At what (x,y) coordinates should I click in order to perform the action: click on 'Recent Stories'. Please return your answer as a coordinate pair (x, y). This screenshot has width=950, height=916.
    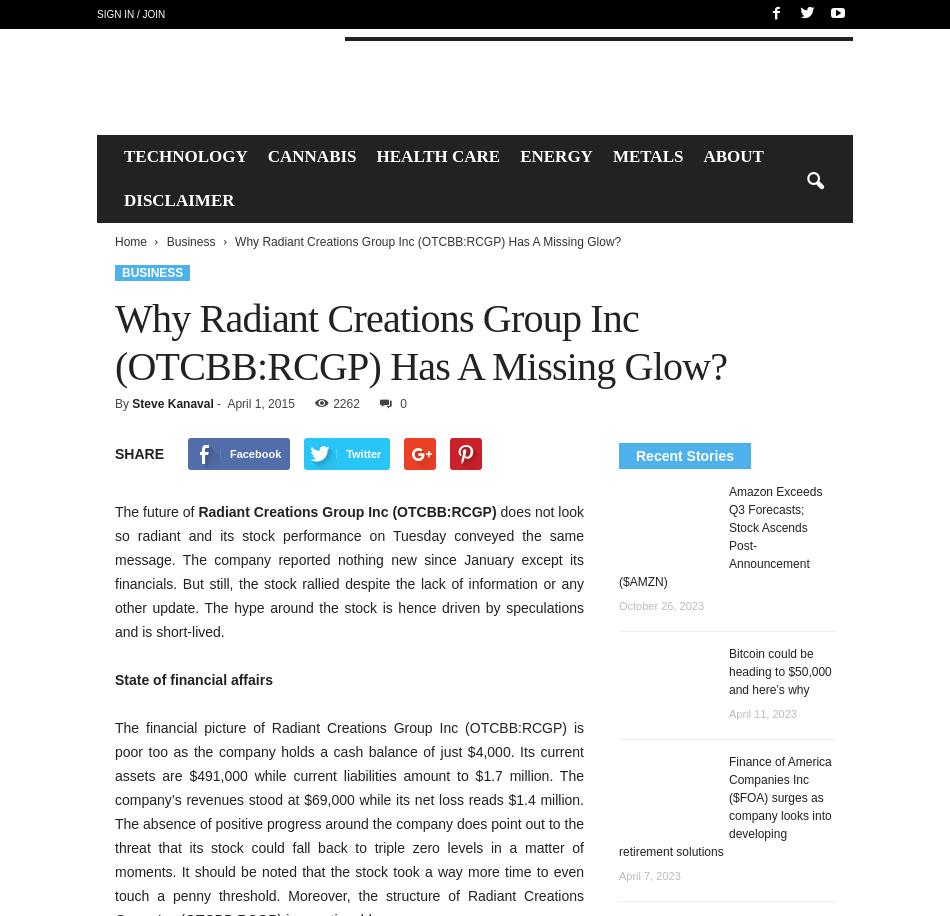
    Looking at the image, I should click on (636, 454).